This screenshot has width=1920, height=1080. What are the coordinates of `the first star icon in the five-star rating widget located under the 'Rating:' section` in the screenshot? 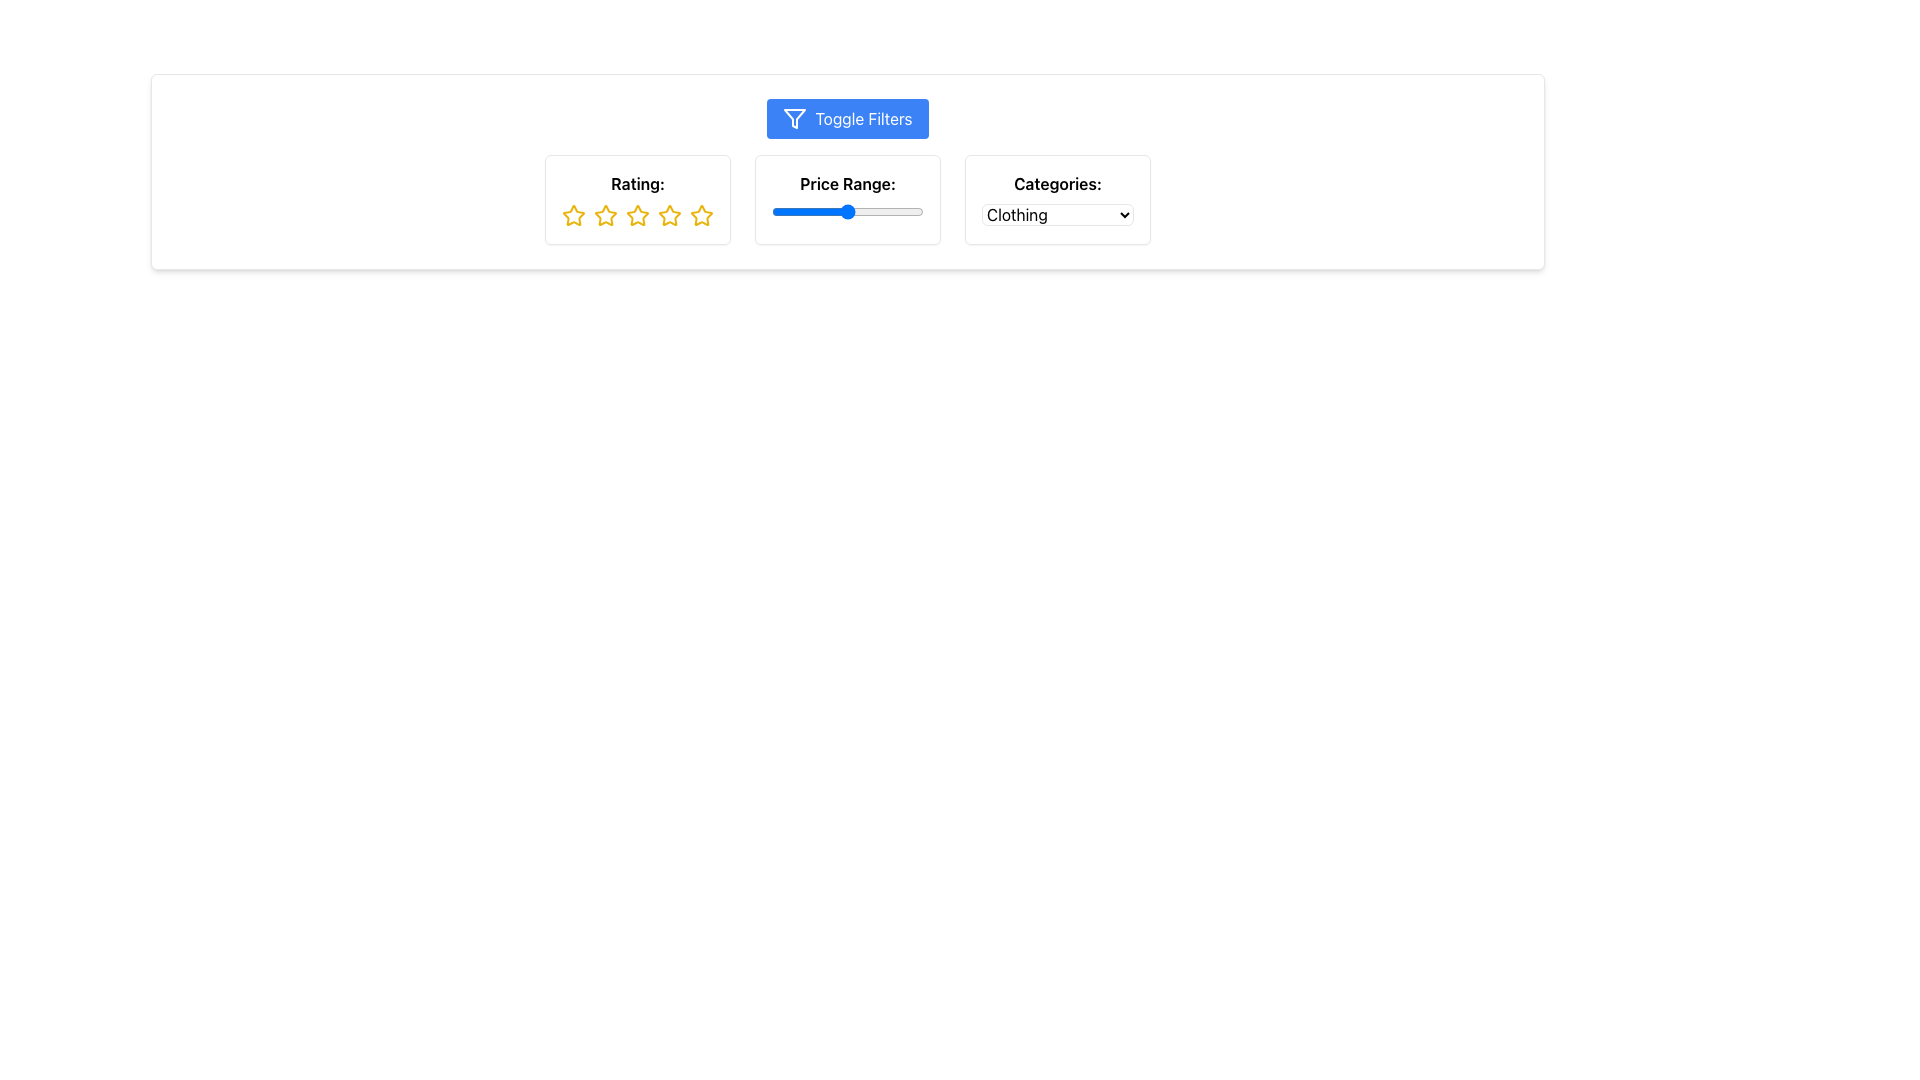 It's located at (573, 216).